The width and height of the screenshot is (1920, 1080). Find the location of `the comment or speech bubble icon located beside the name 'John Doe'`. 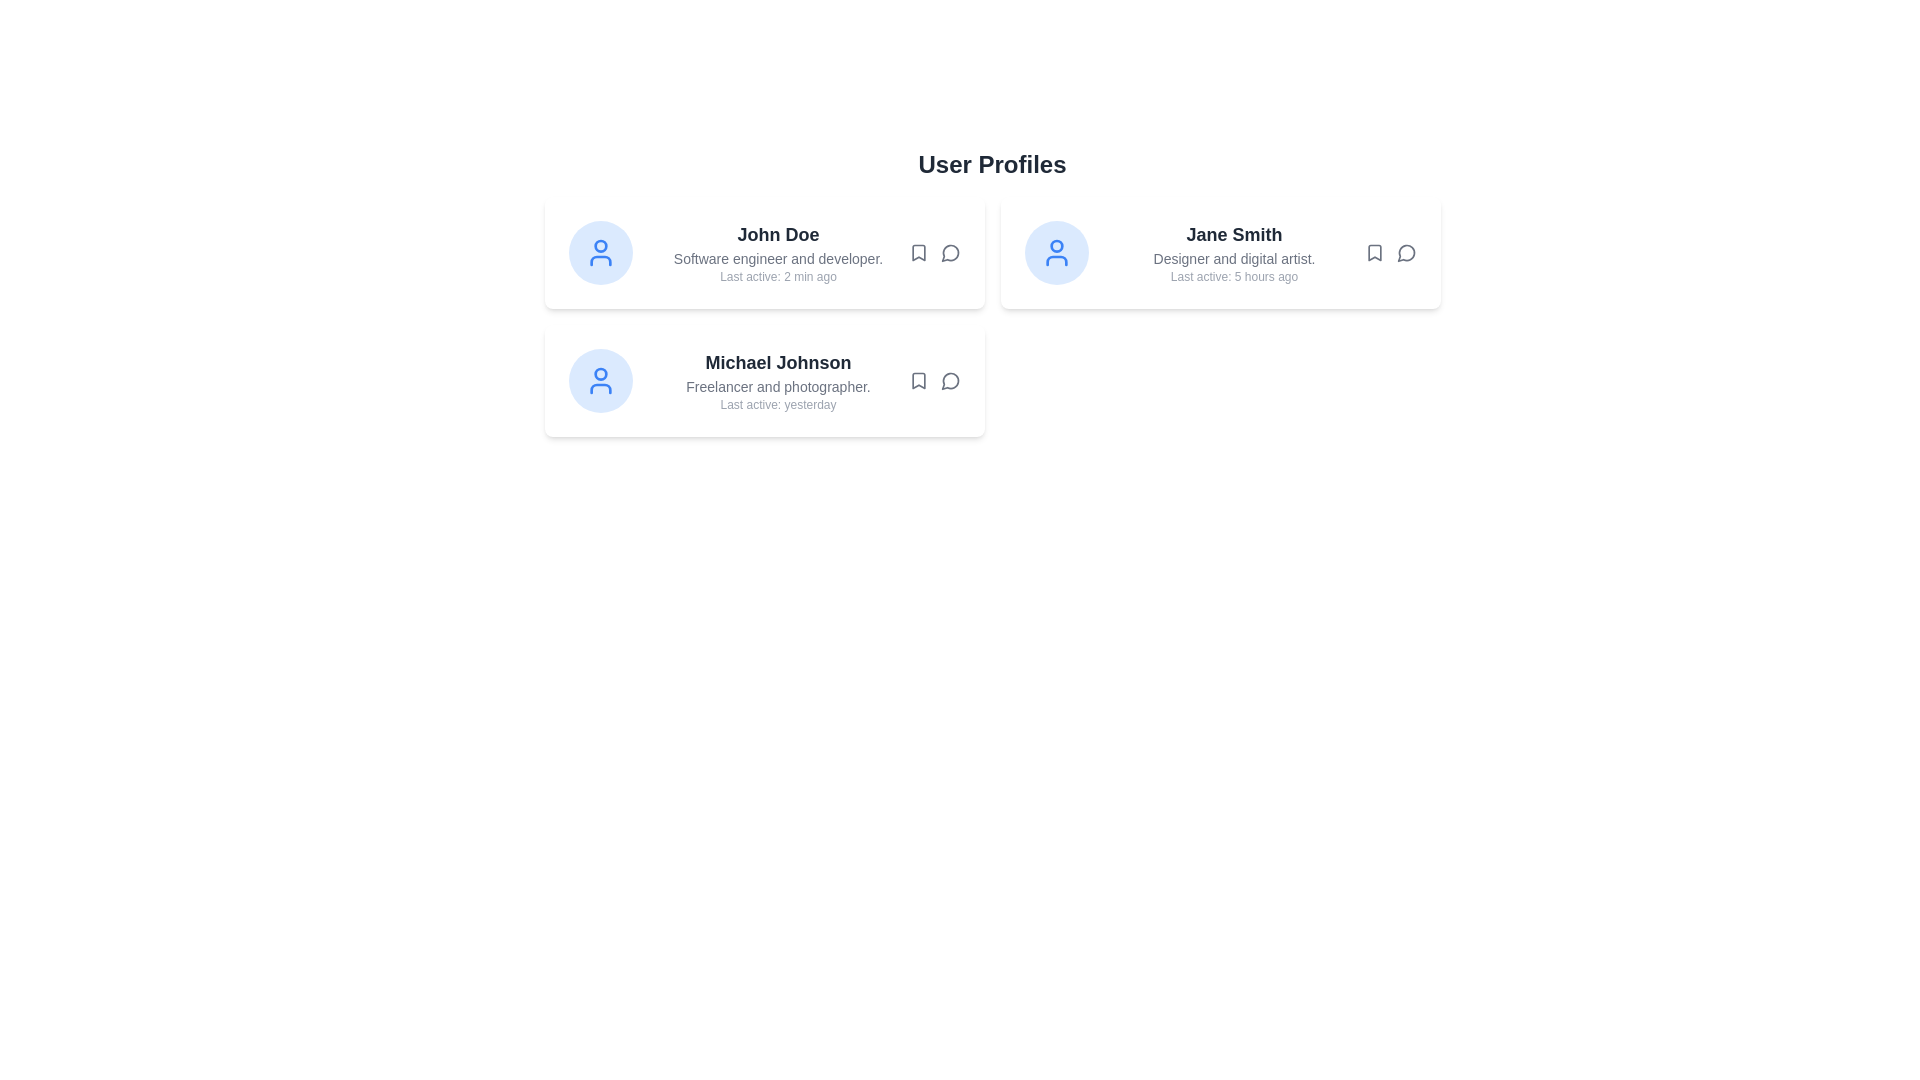

the comment or speech bubble icon located beside the name 'John Doe' is located at coordinates (949, 252).